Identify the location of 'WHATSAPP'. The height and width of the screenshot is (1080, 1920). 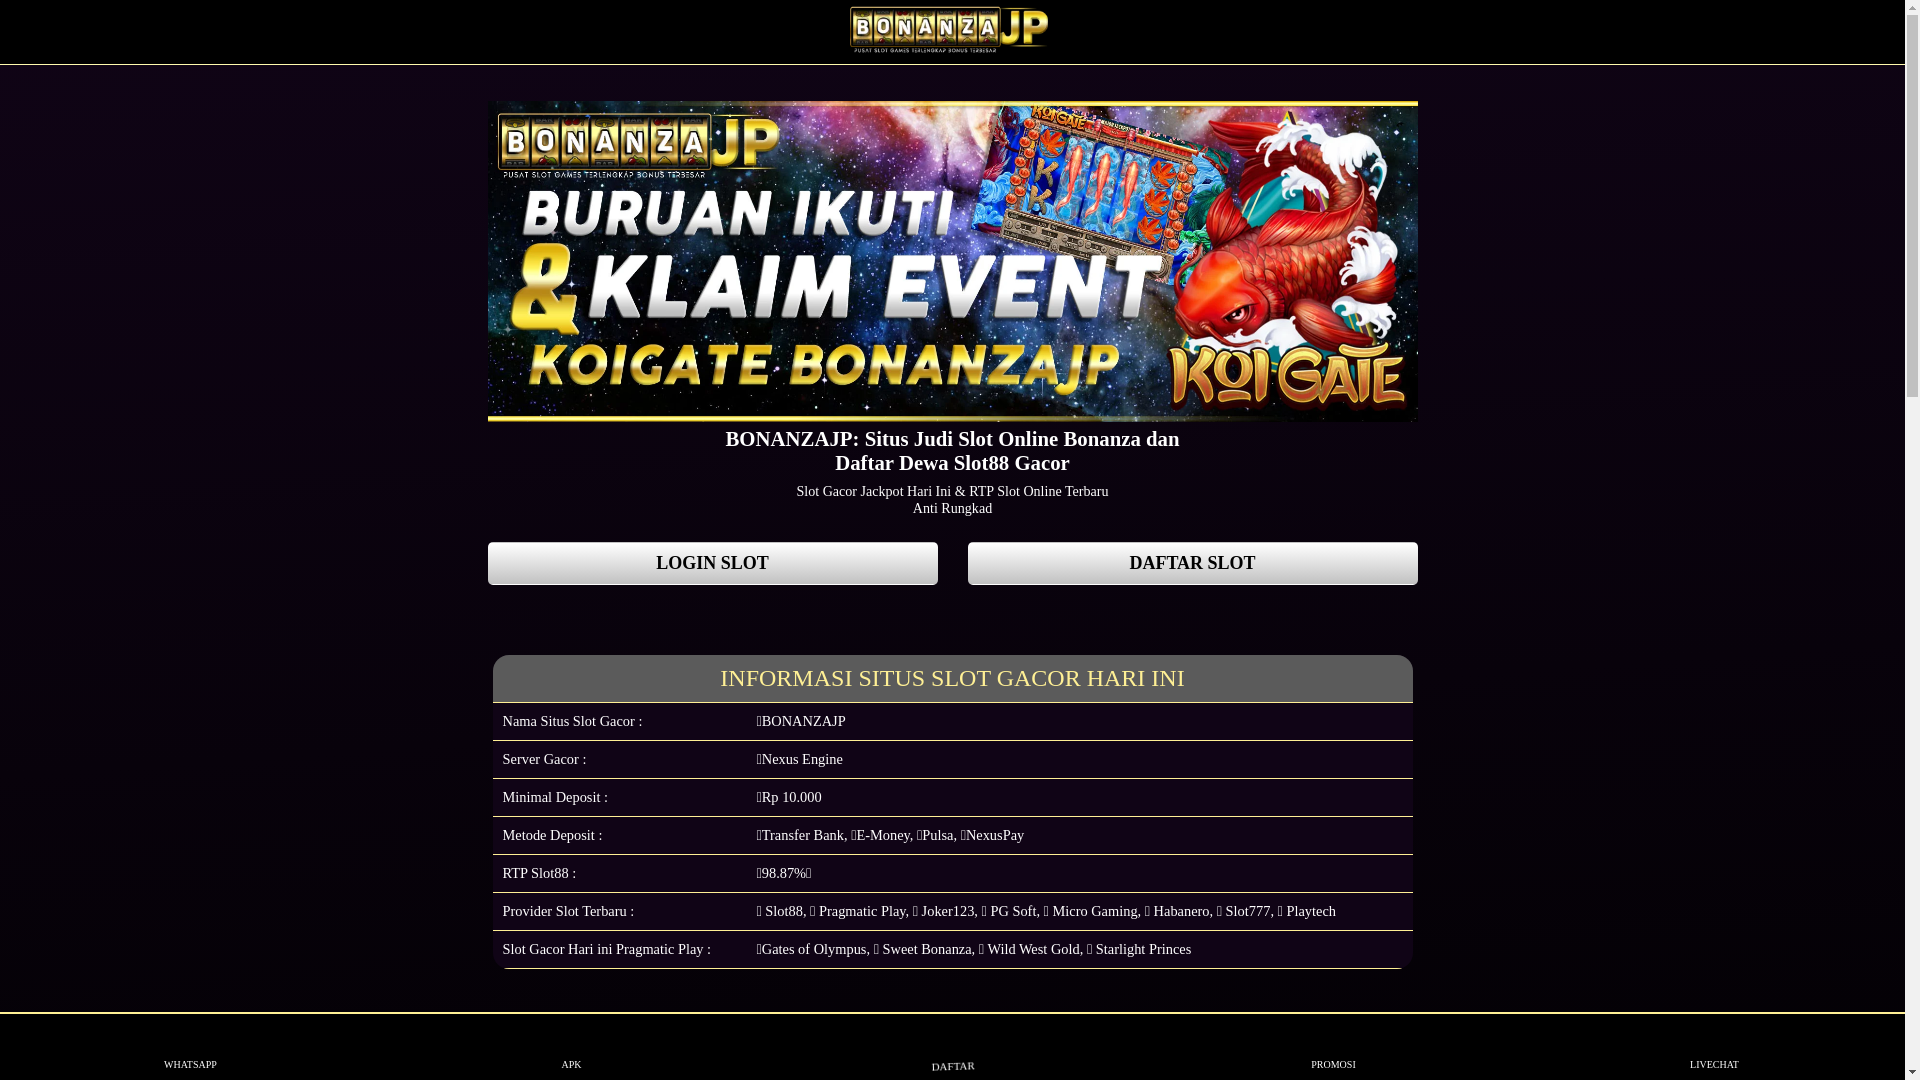
(190, 1045).